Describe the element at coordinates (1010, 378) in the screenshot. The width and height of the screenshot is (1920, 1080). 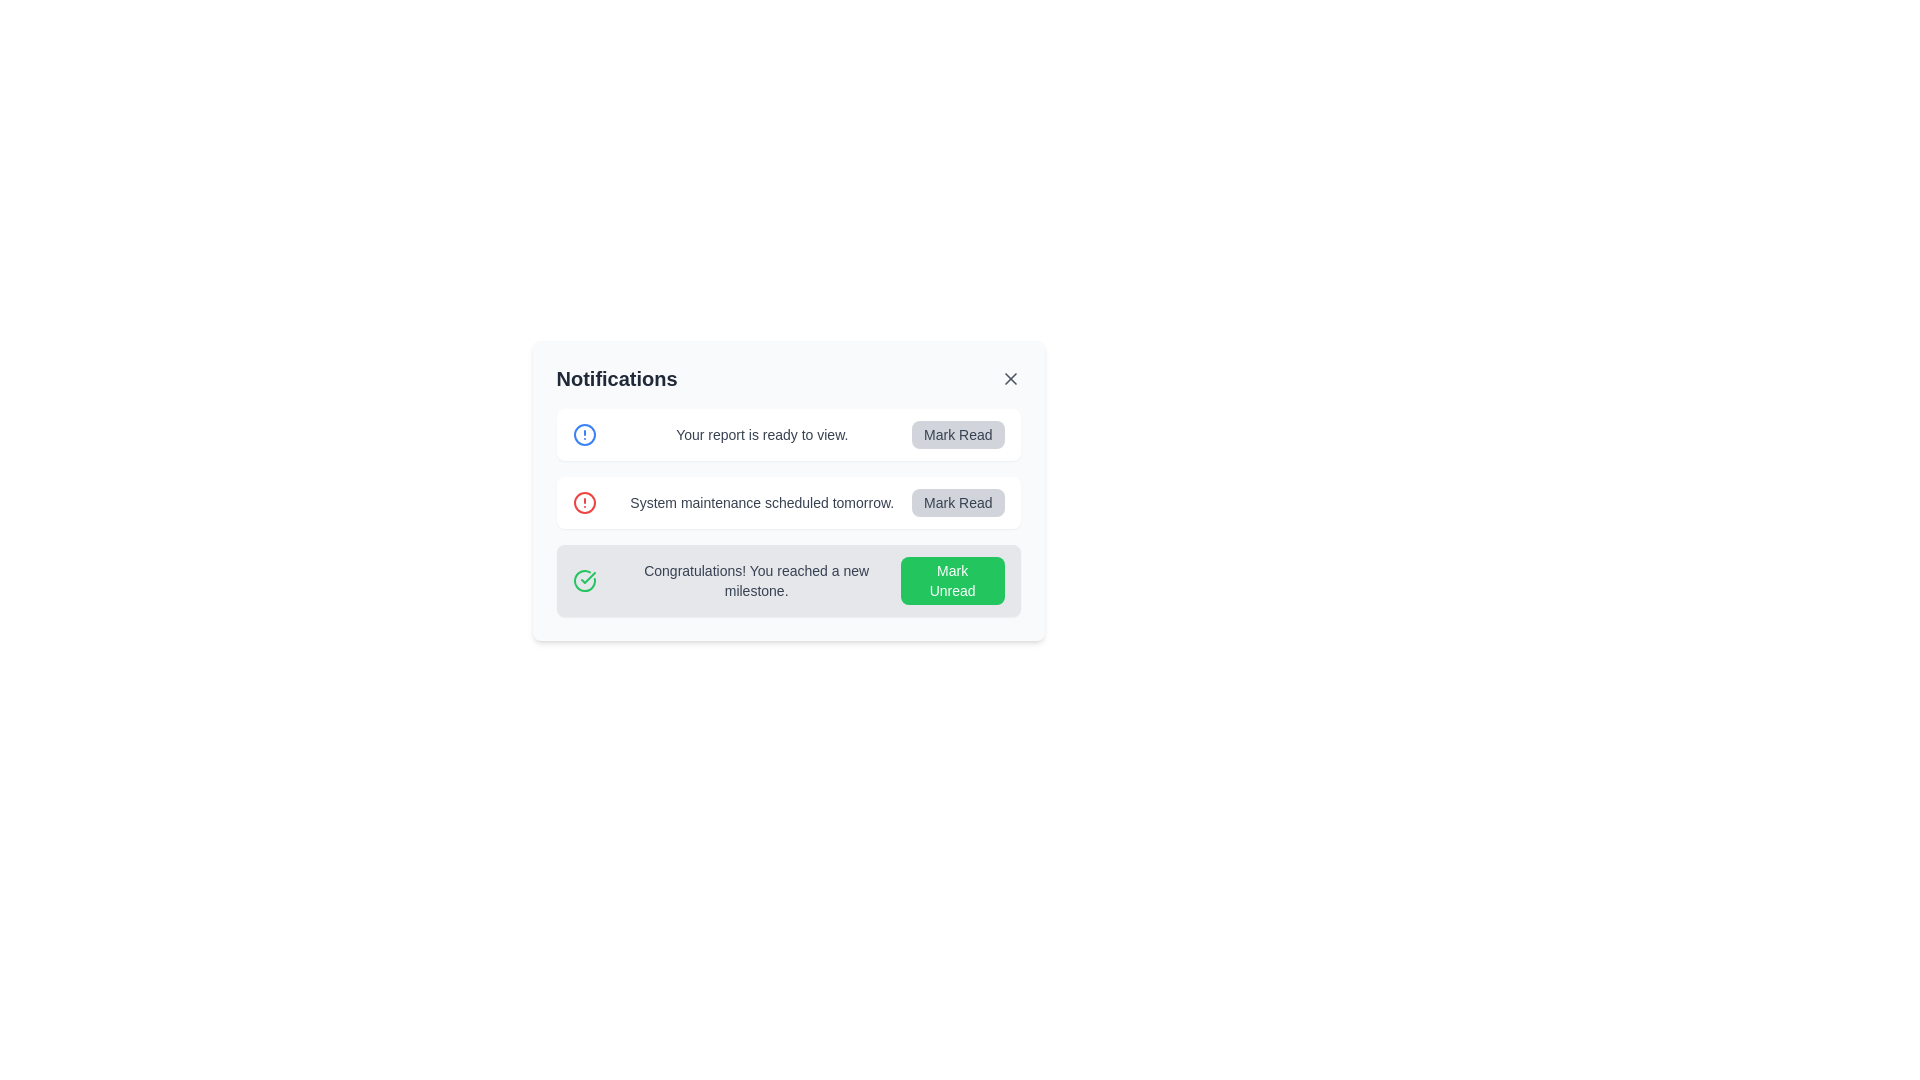
I see `the dark gray cross (X) icon button located in the upper-right corner of the notification panel` at that location.